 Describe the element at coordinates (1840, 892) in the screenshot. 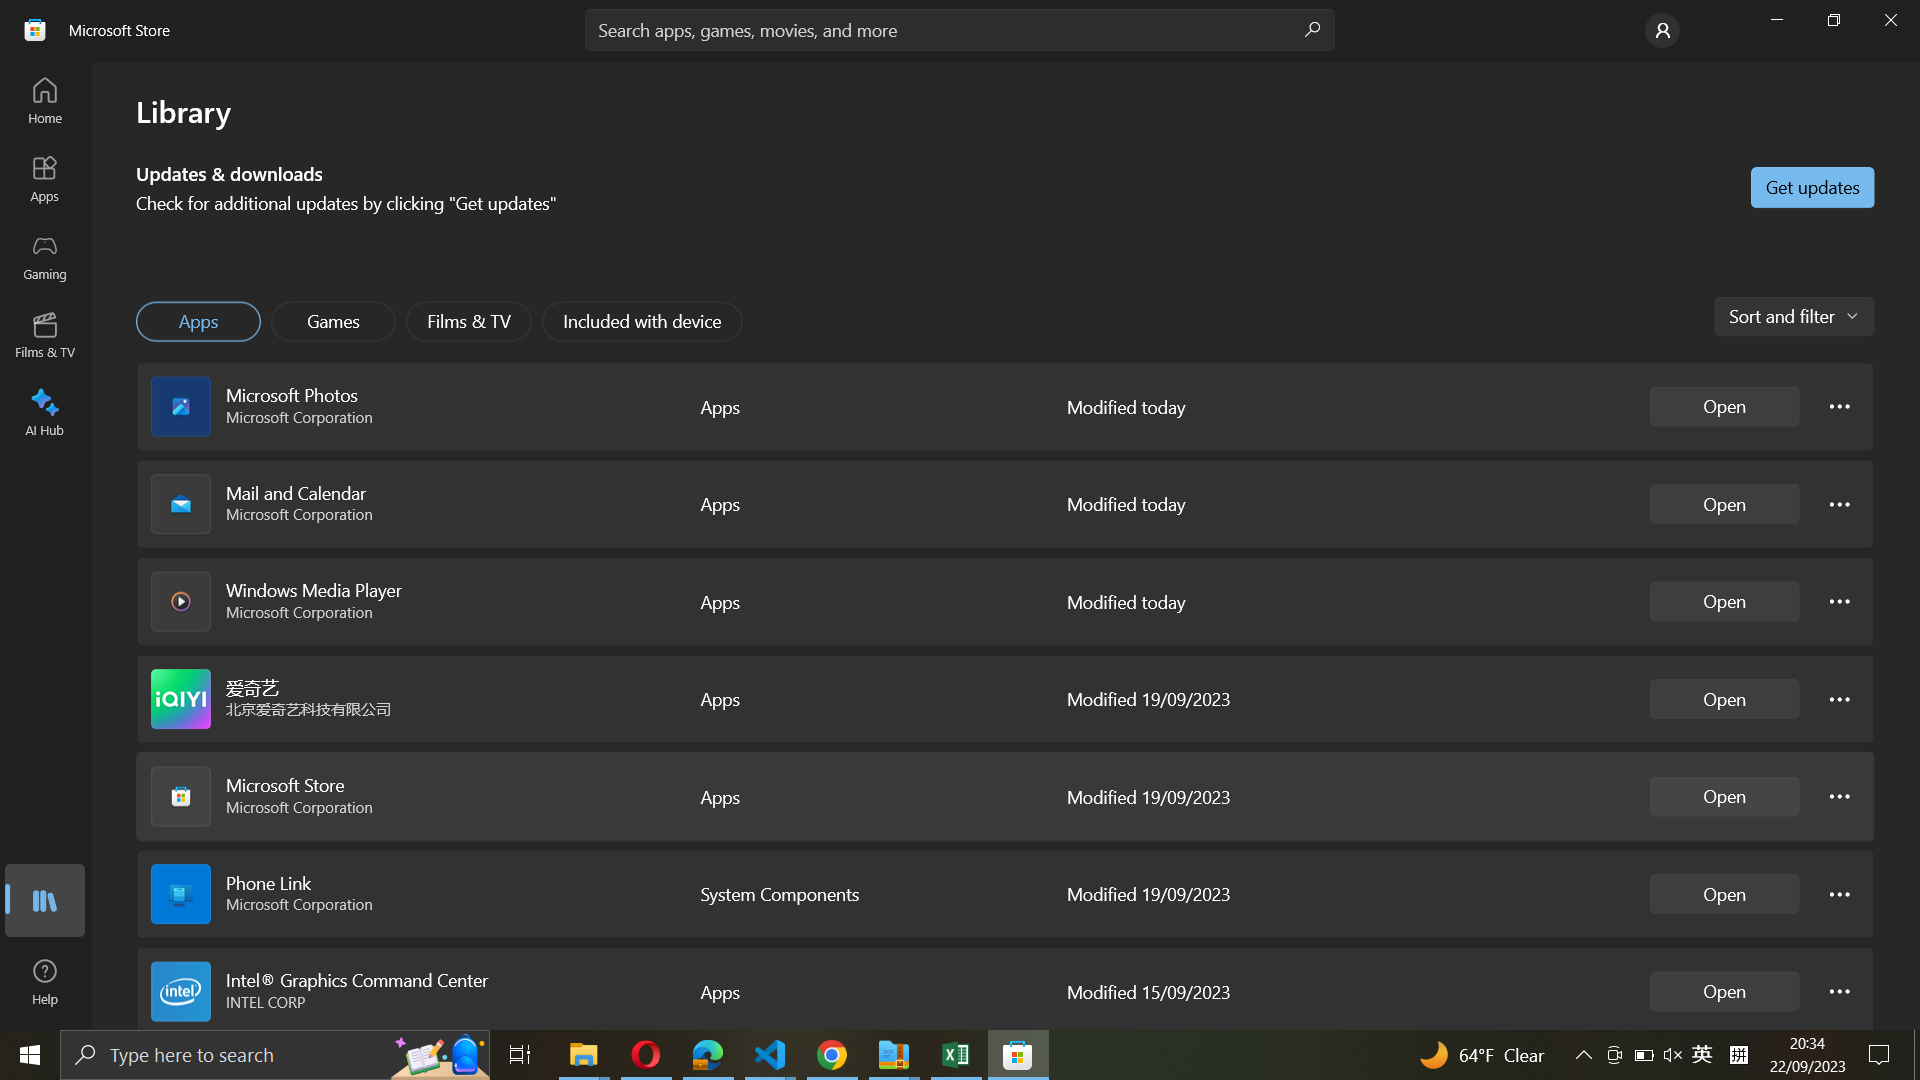

I see `Execute action to open phone link settings` at that location.